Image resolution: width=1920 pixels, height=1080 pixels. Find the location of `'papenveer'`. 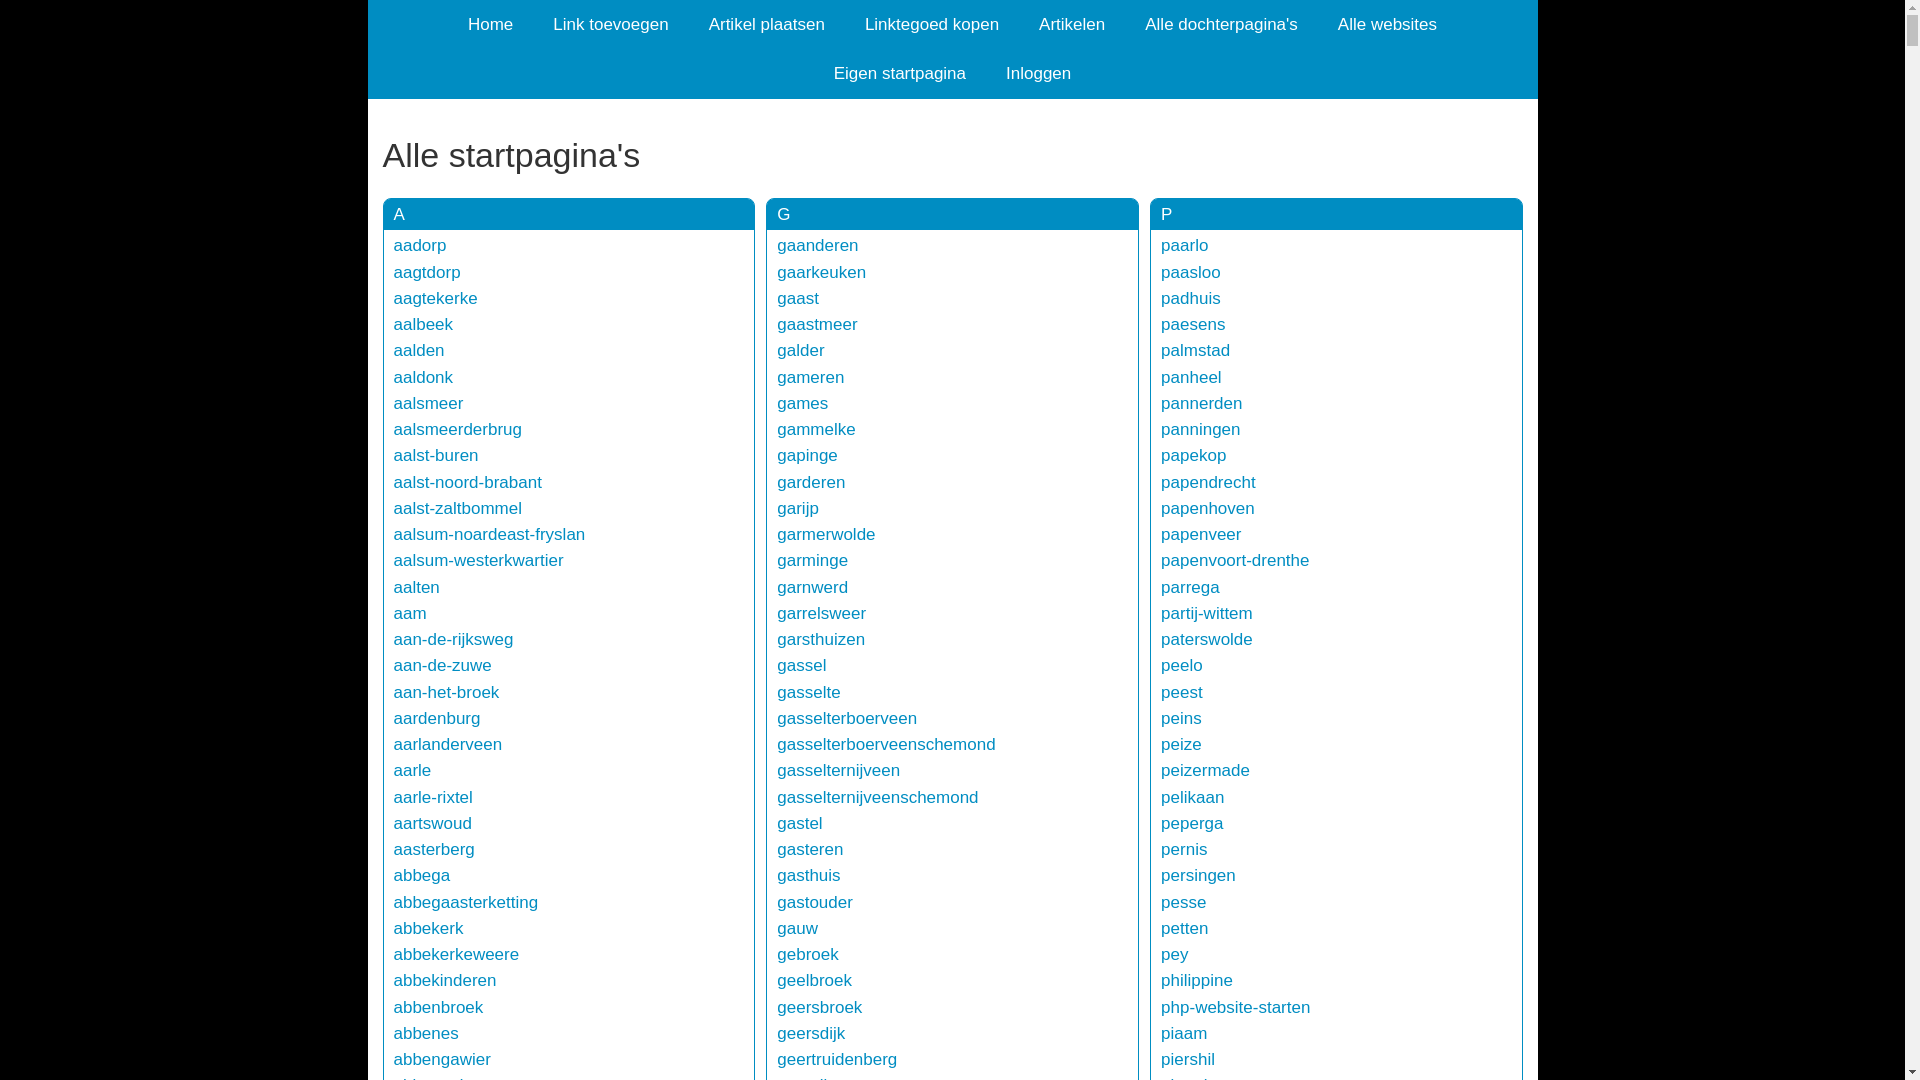

'papenveer' is located at coordinates (1200, 533).